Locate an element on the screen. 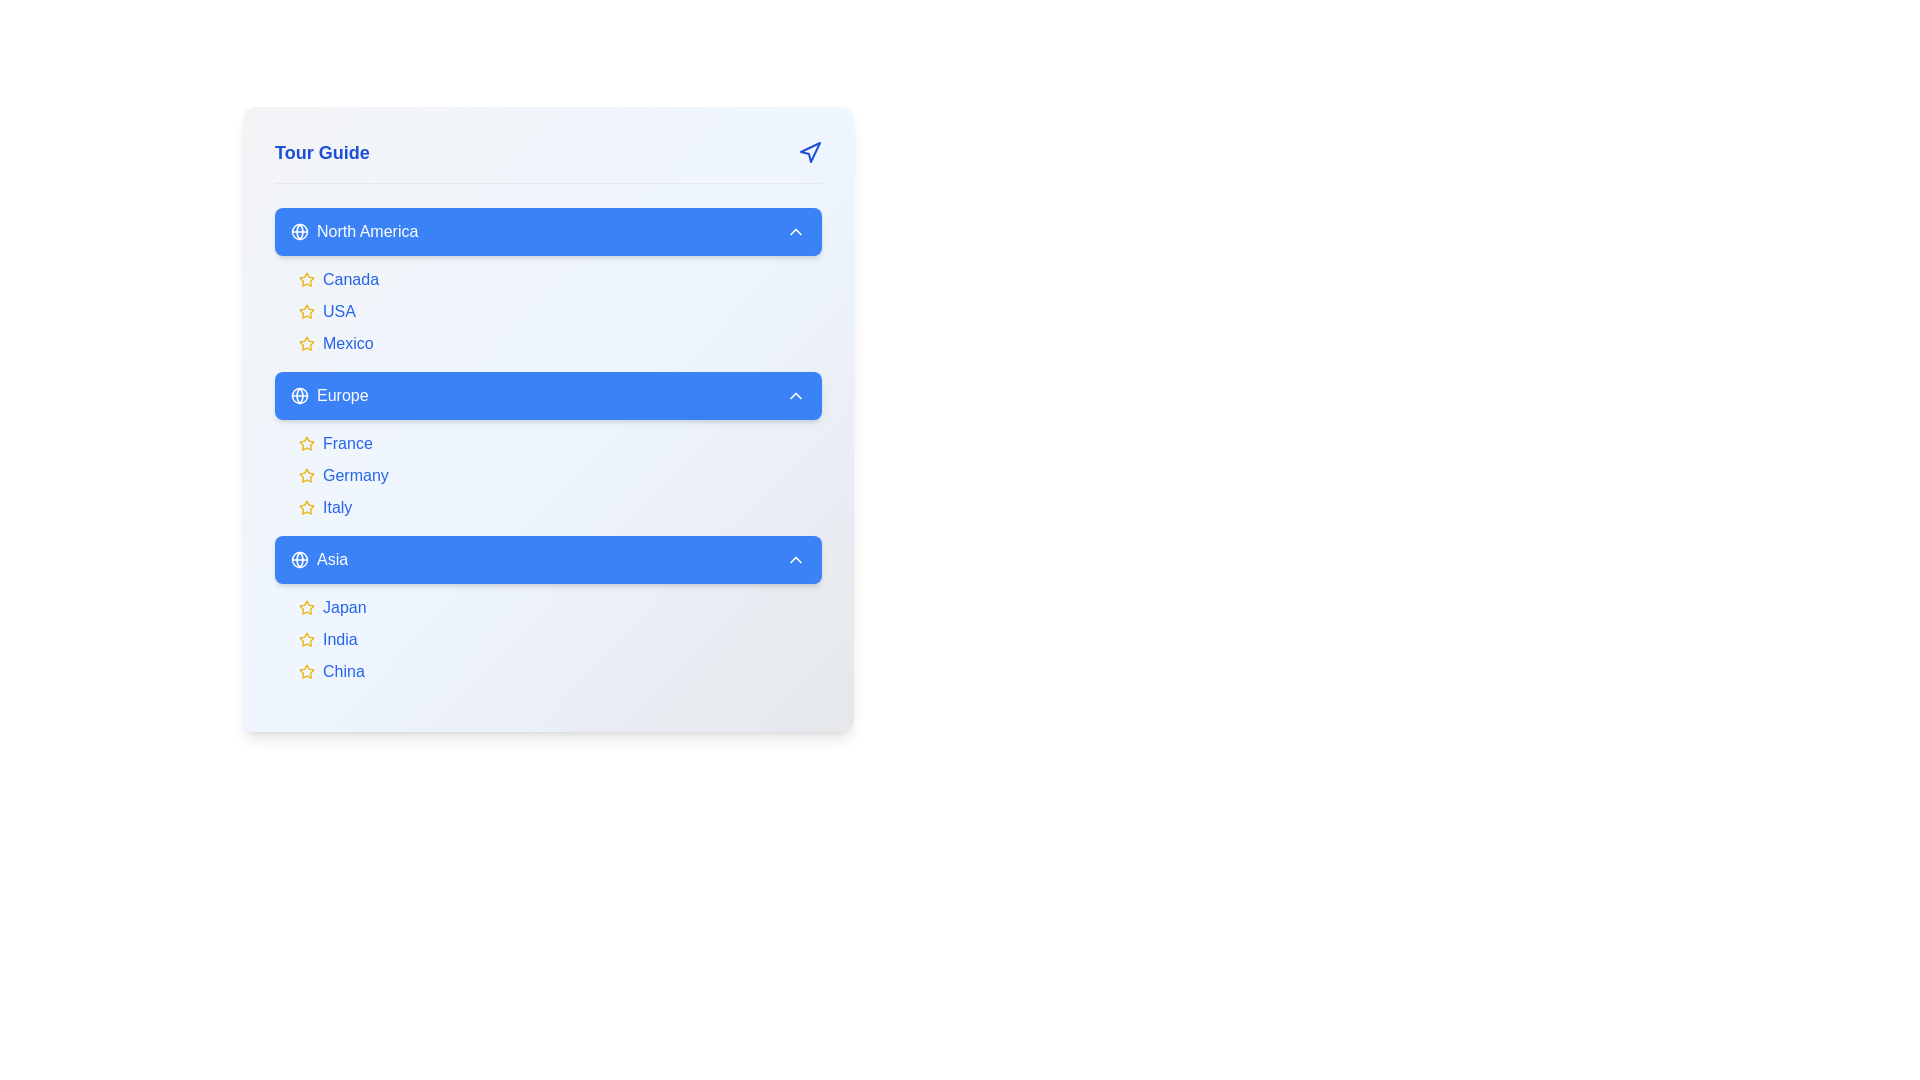  the text label indicating the name of a geographical region, which is positioned inside a blue rectangular block at the top of the list of regions is located at coordinates (354, 230).